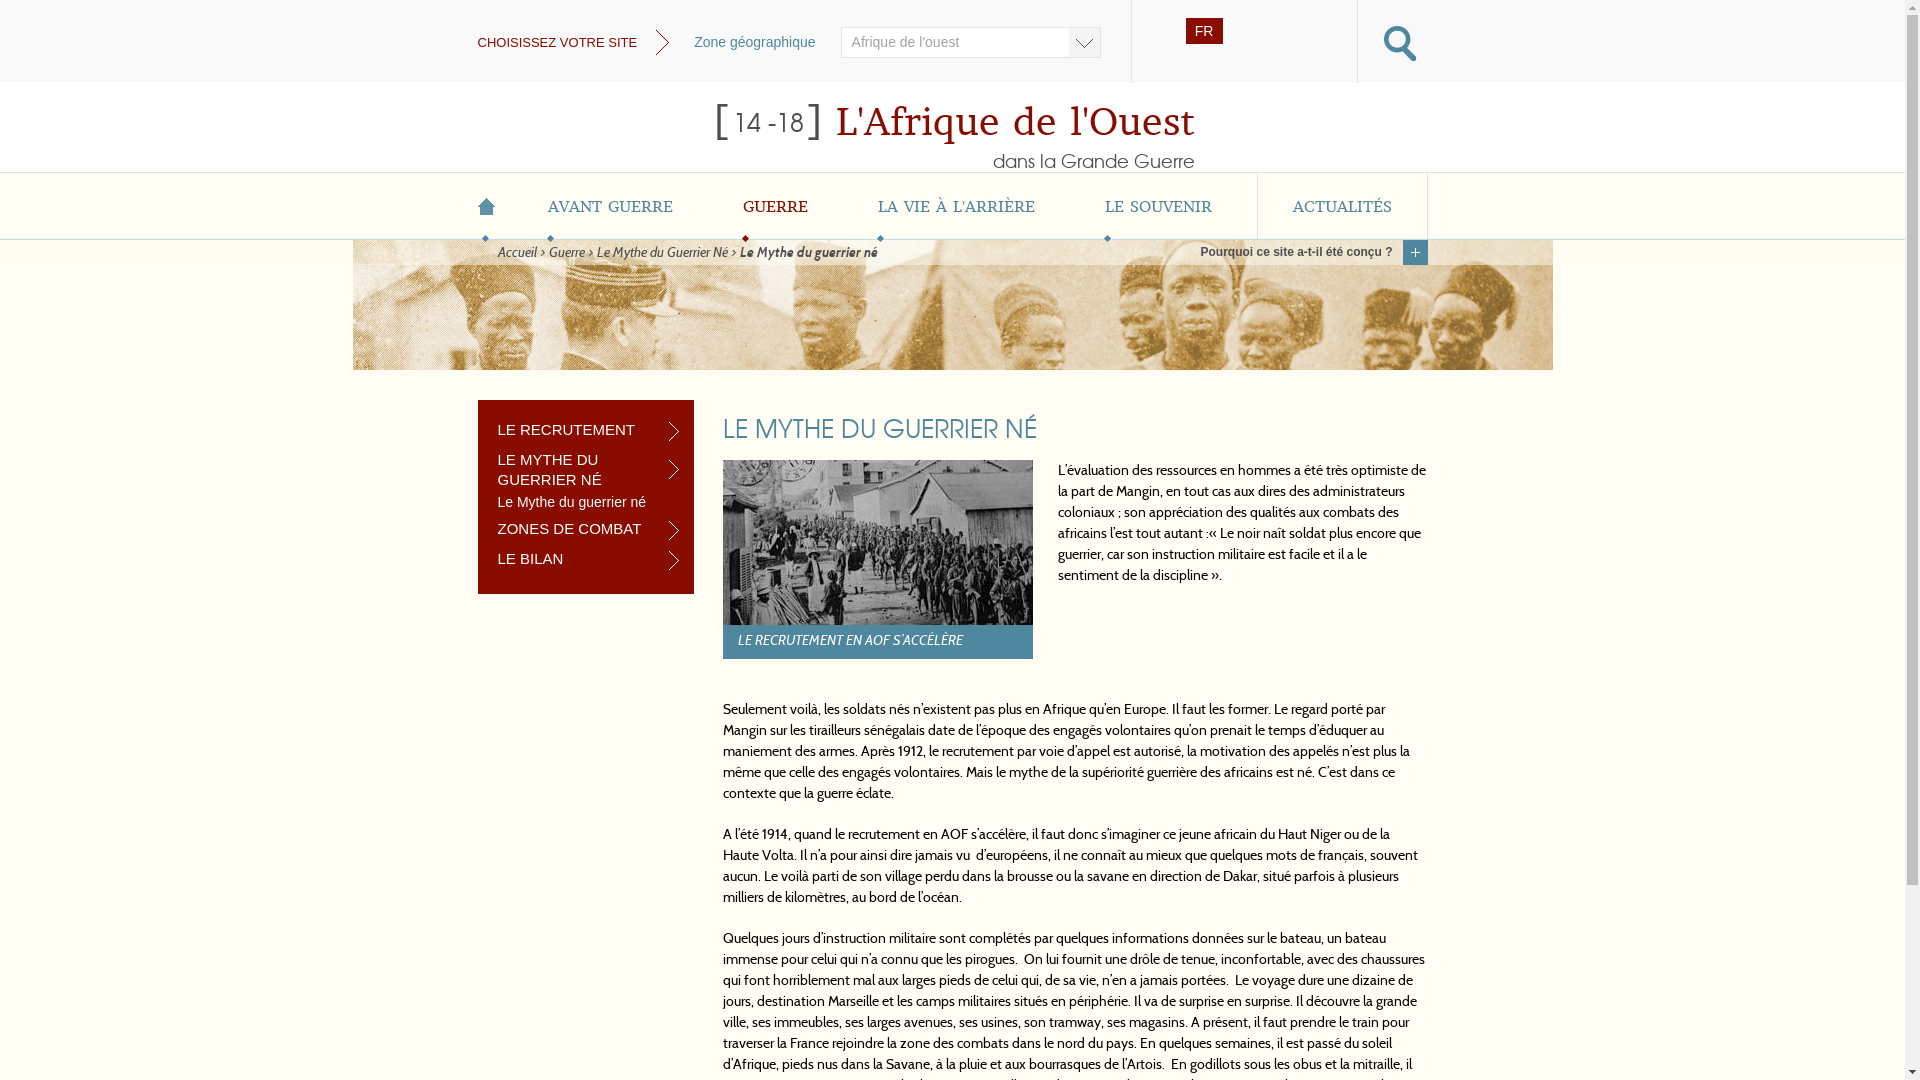 Image resolution: width=1920 pixels, height=1080 pixels. What do you see at coordinates (498, 428) in the screenshot?
I see `'LE RECRUTEMENT'` at bounding box center [498, 428].